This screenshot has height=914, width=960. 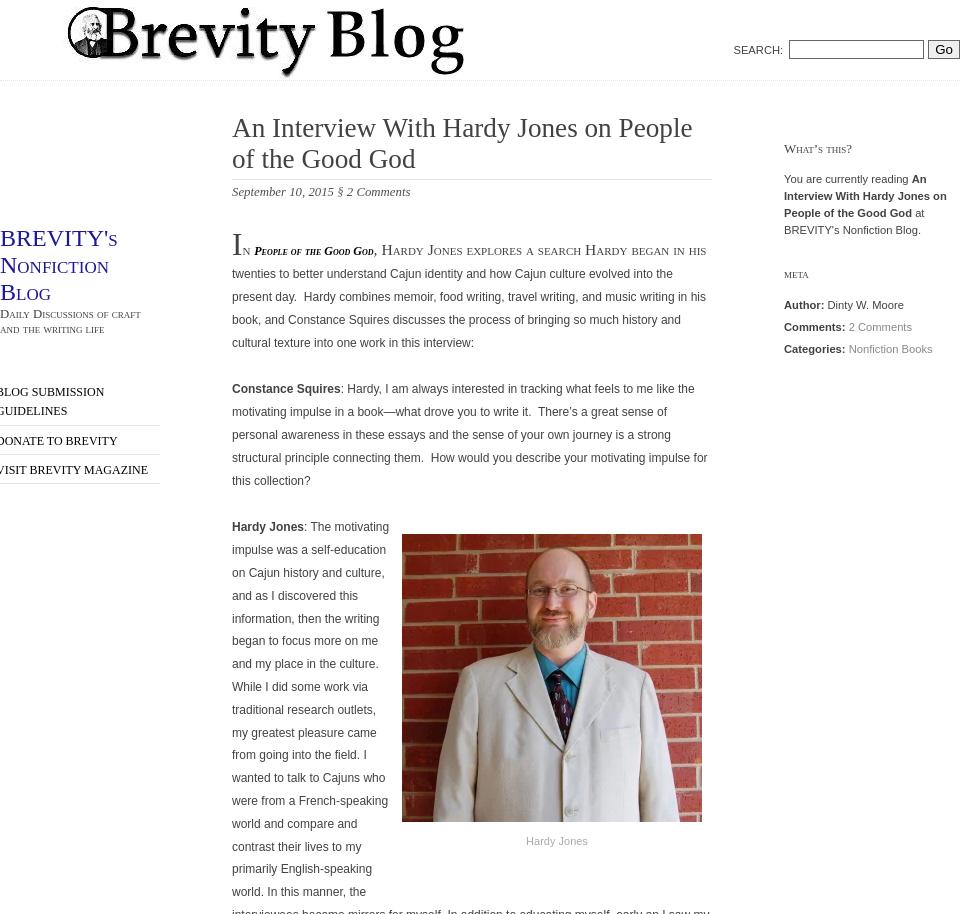 I want to click on 'People of the Good God', so click(x=313, y=249).